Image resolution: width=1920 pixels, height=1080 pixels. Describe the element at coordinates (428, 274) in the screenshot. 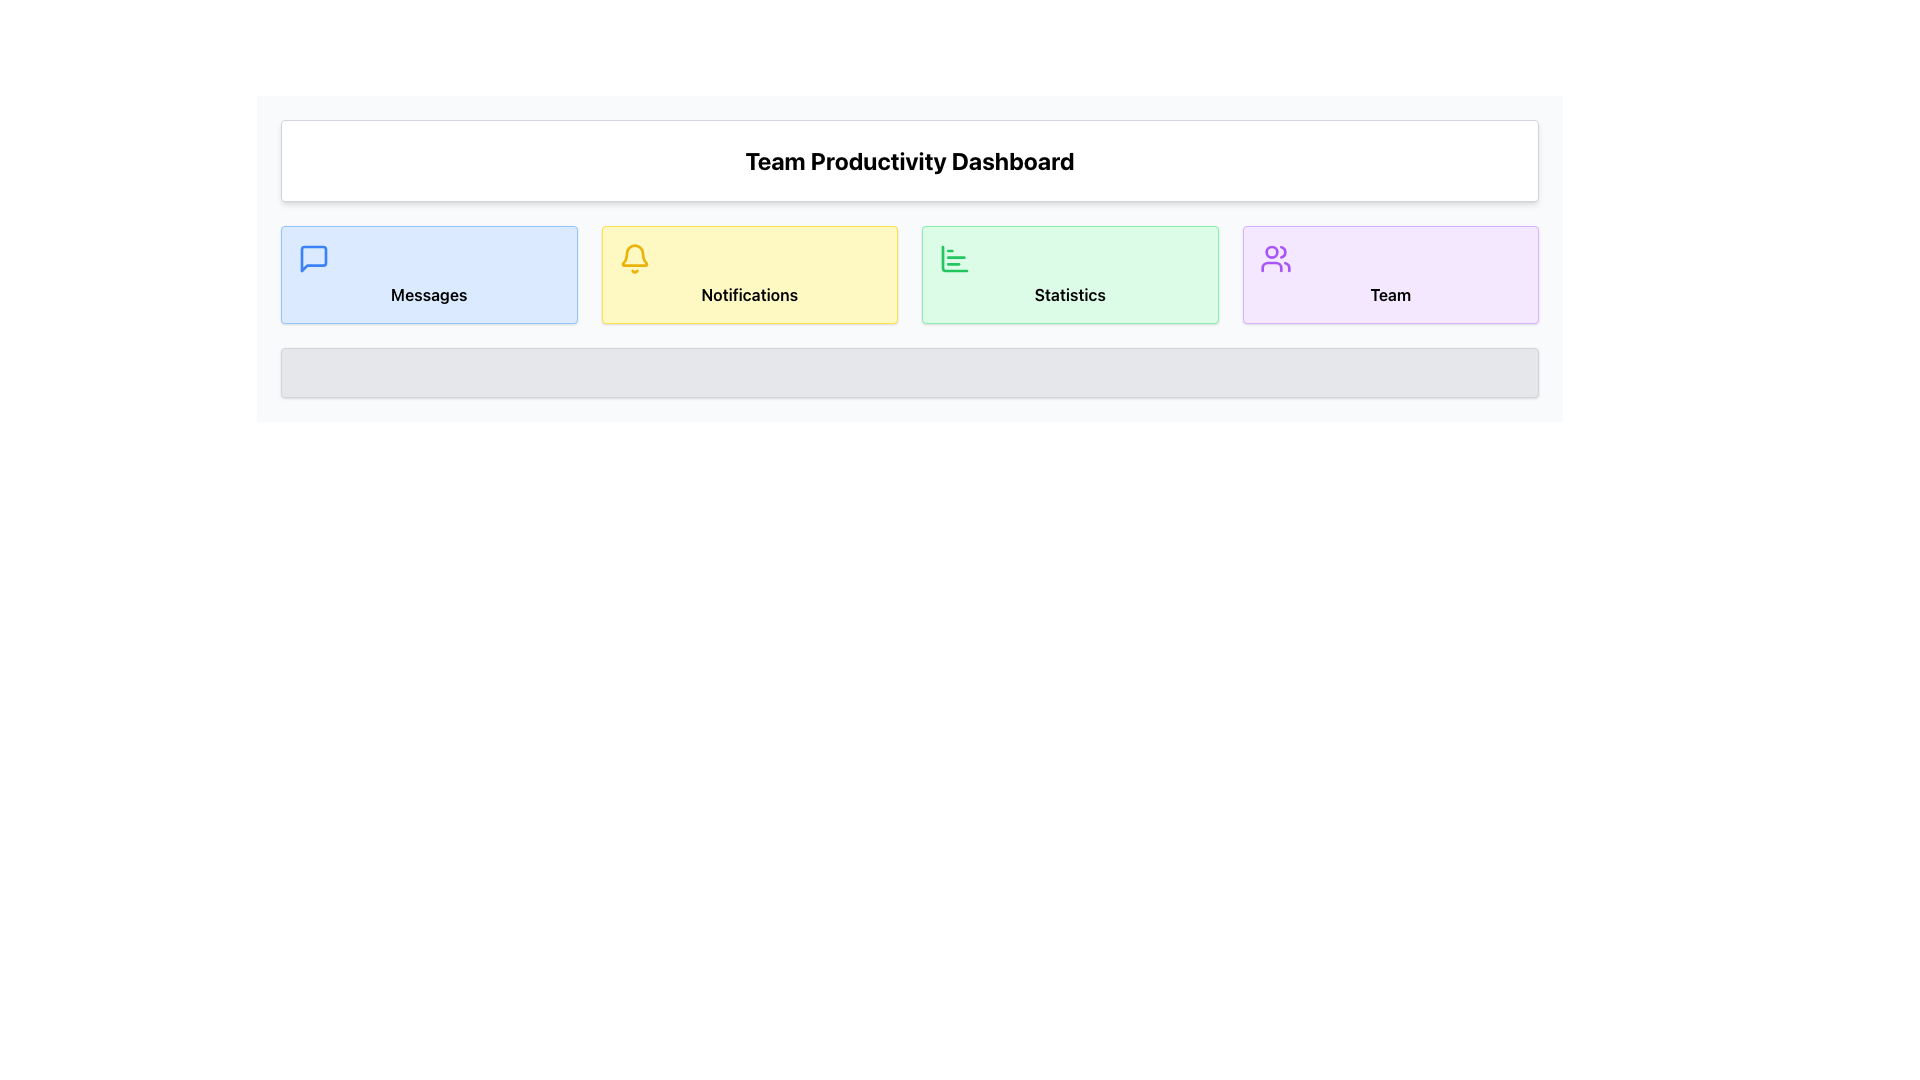

I see `the 'Messages' button located in the first column of the second row of the grid layout` at that location.